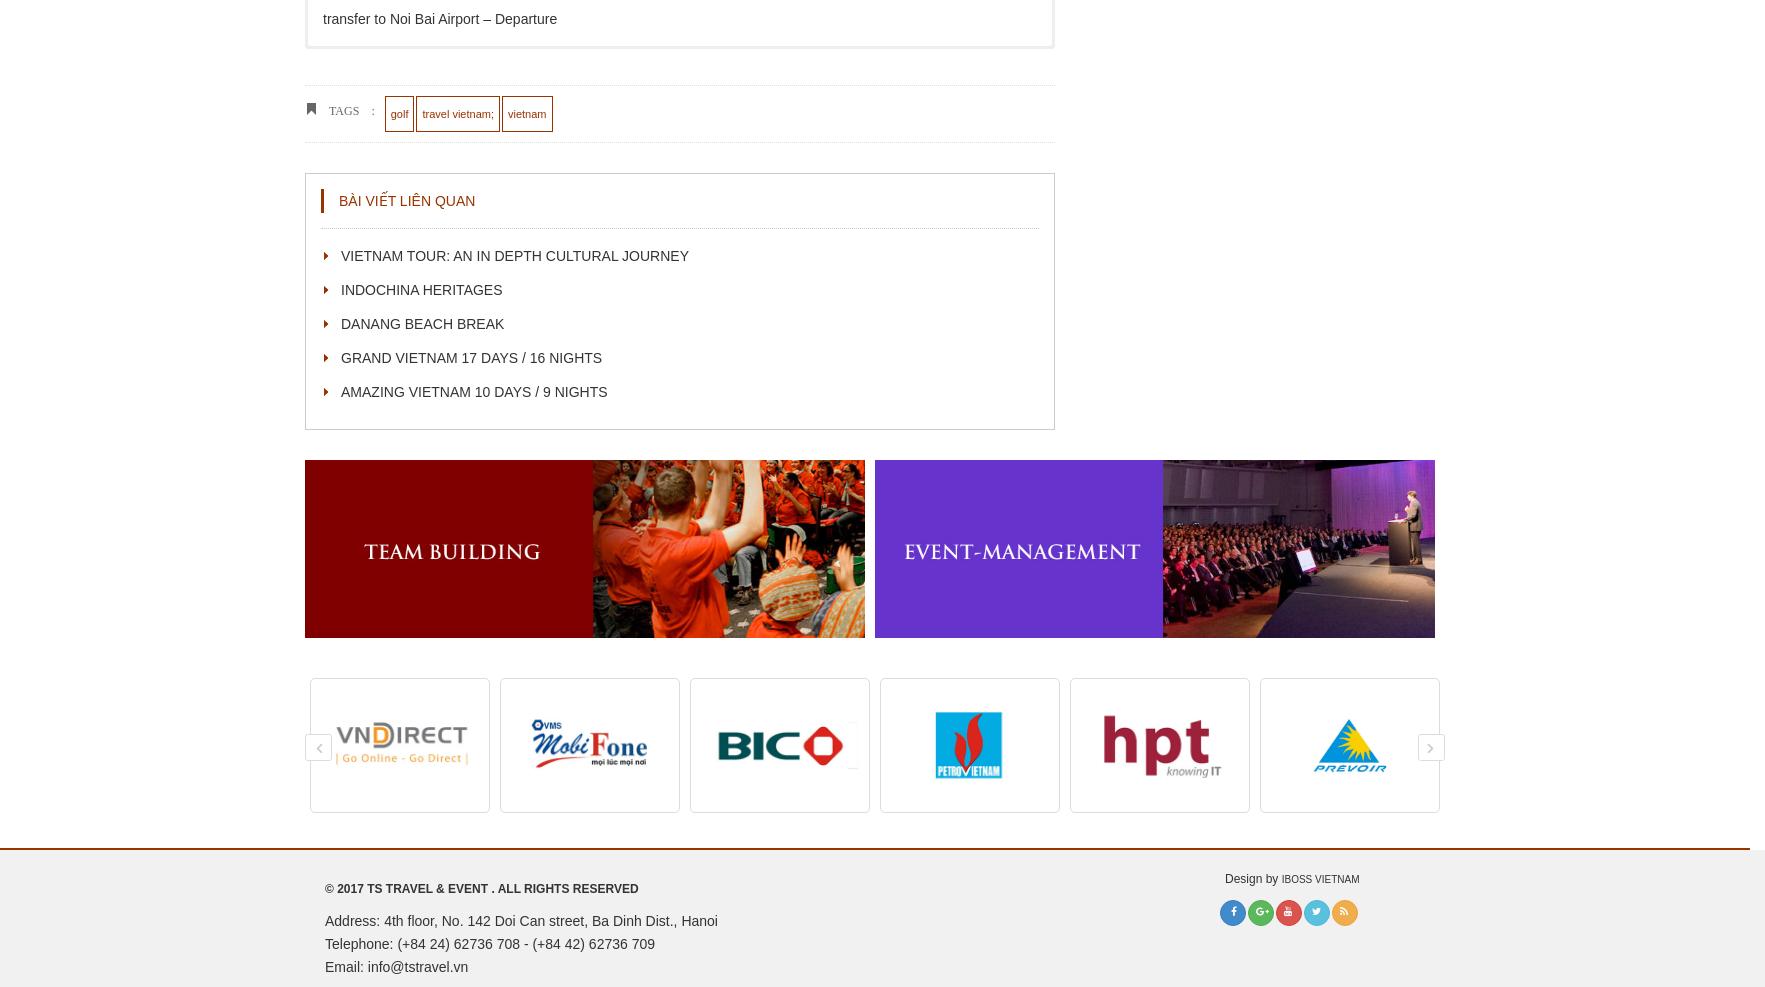 This screenshot has width=1765, height=987. I want to click on 'vietnam', so click(506, 113).